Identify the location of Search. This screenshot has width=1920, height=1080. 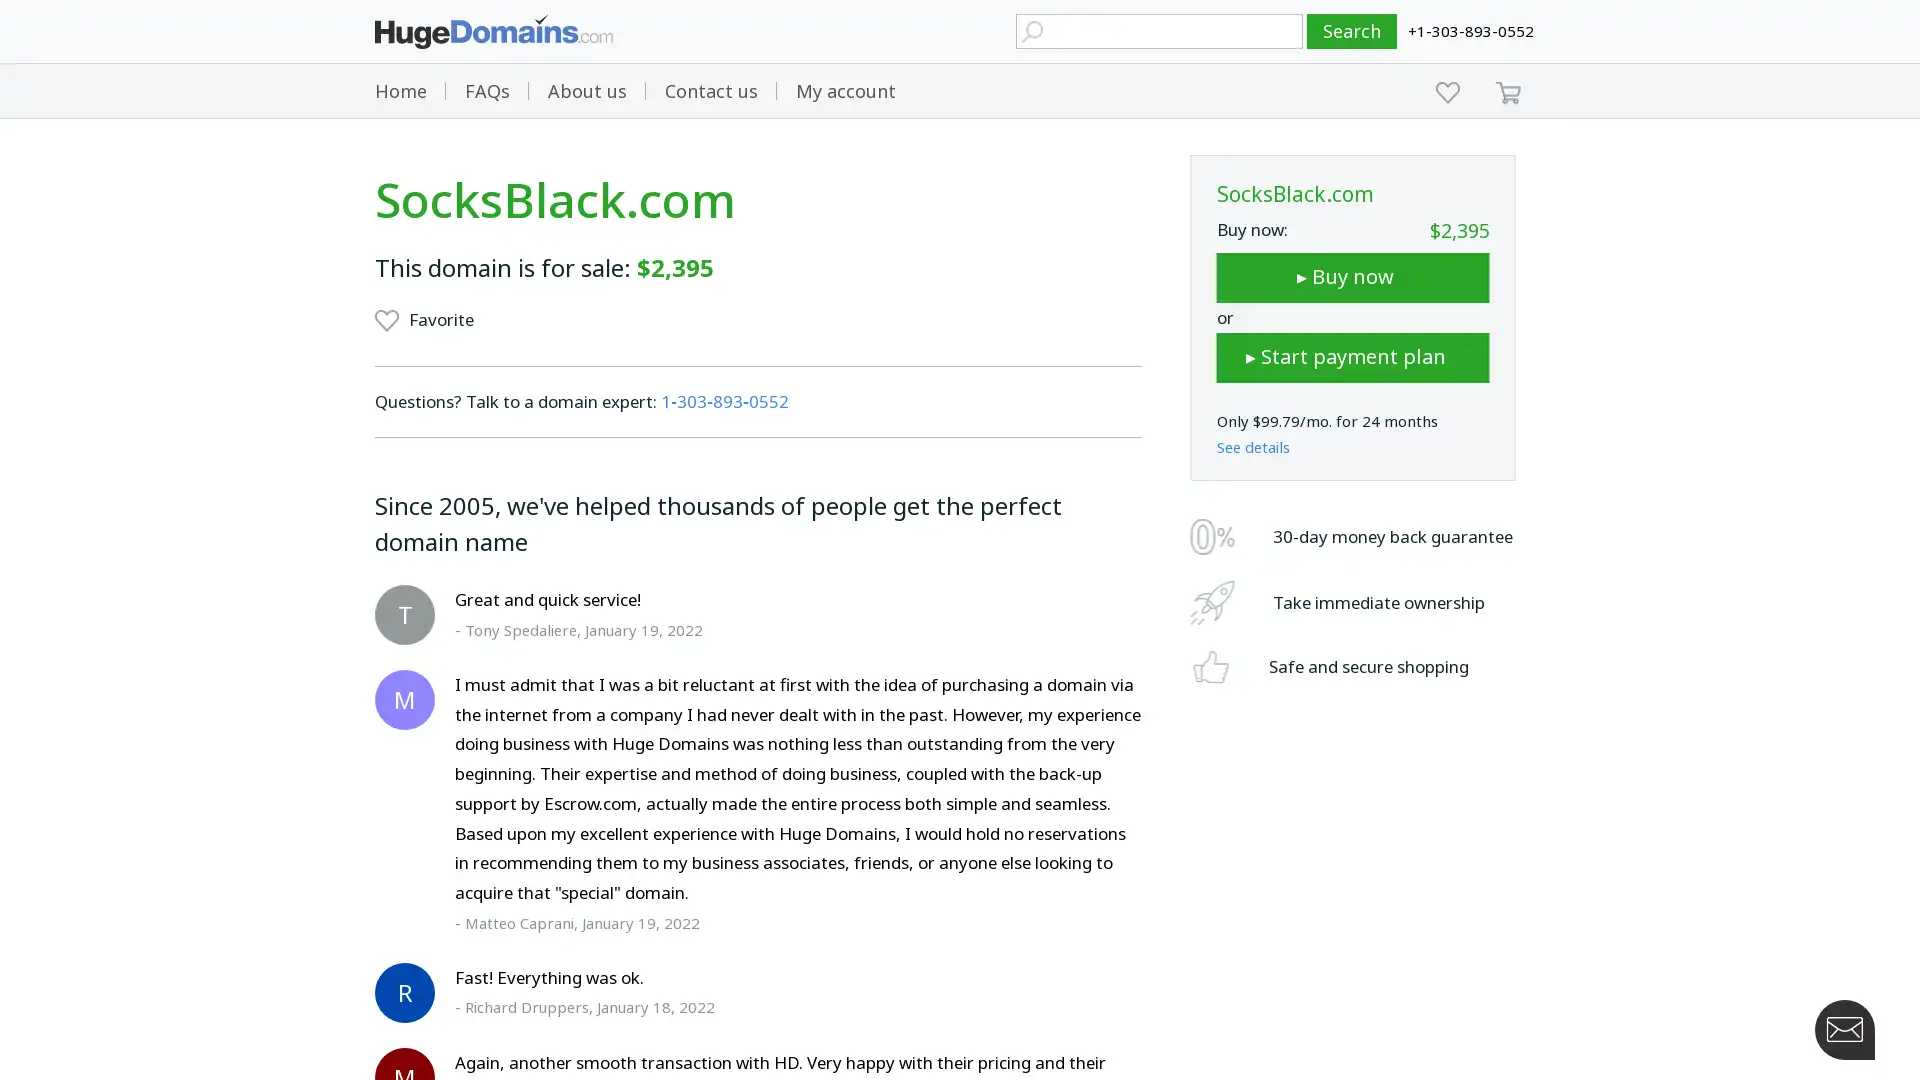
(1352, 31).